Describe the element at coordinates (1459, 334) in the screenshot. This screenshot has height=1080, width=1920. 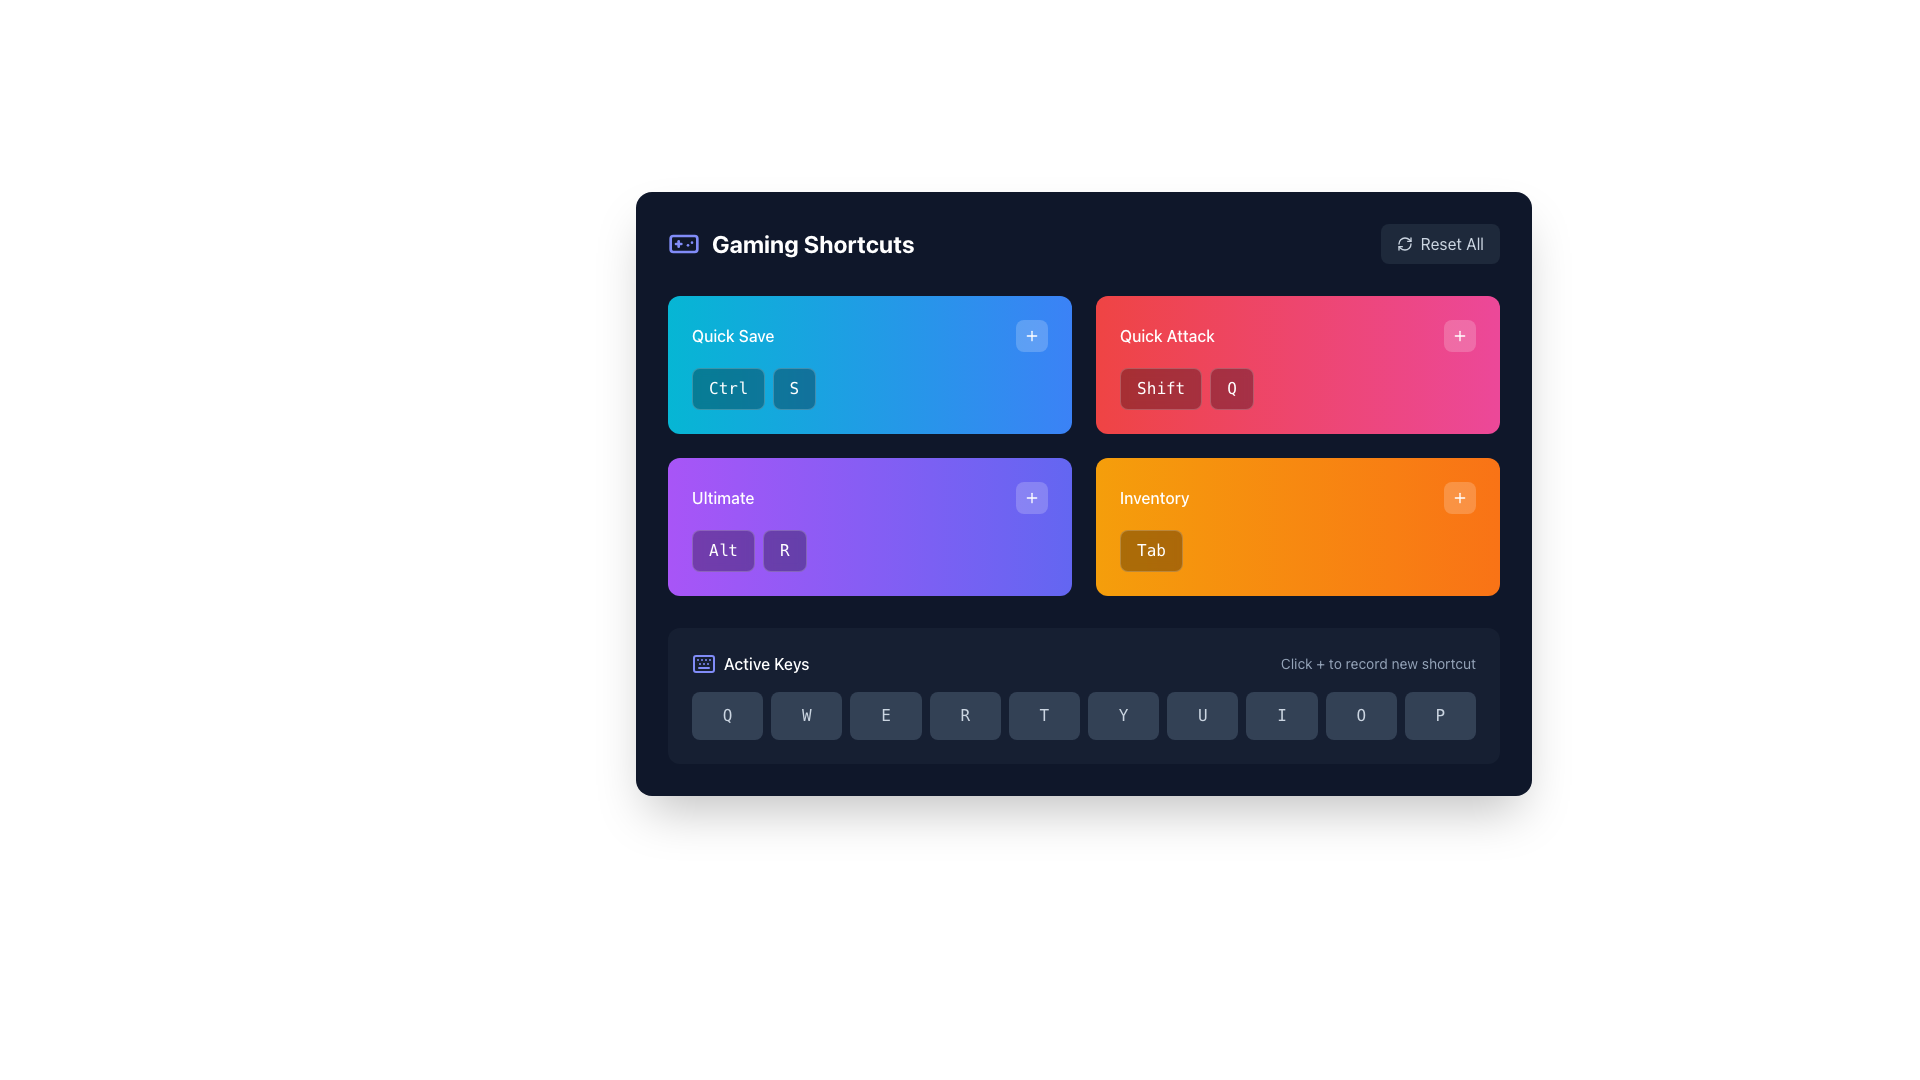
I see `the small square button with rounded corners, featuring a plus icon, located at the top-right corner of the 'Quick Attack' card` at that location.